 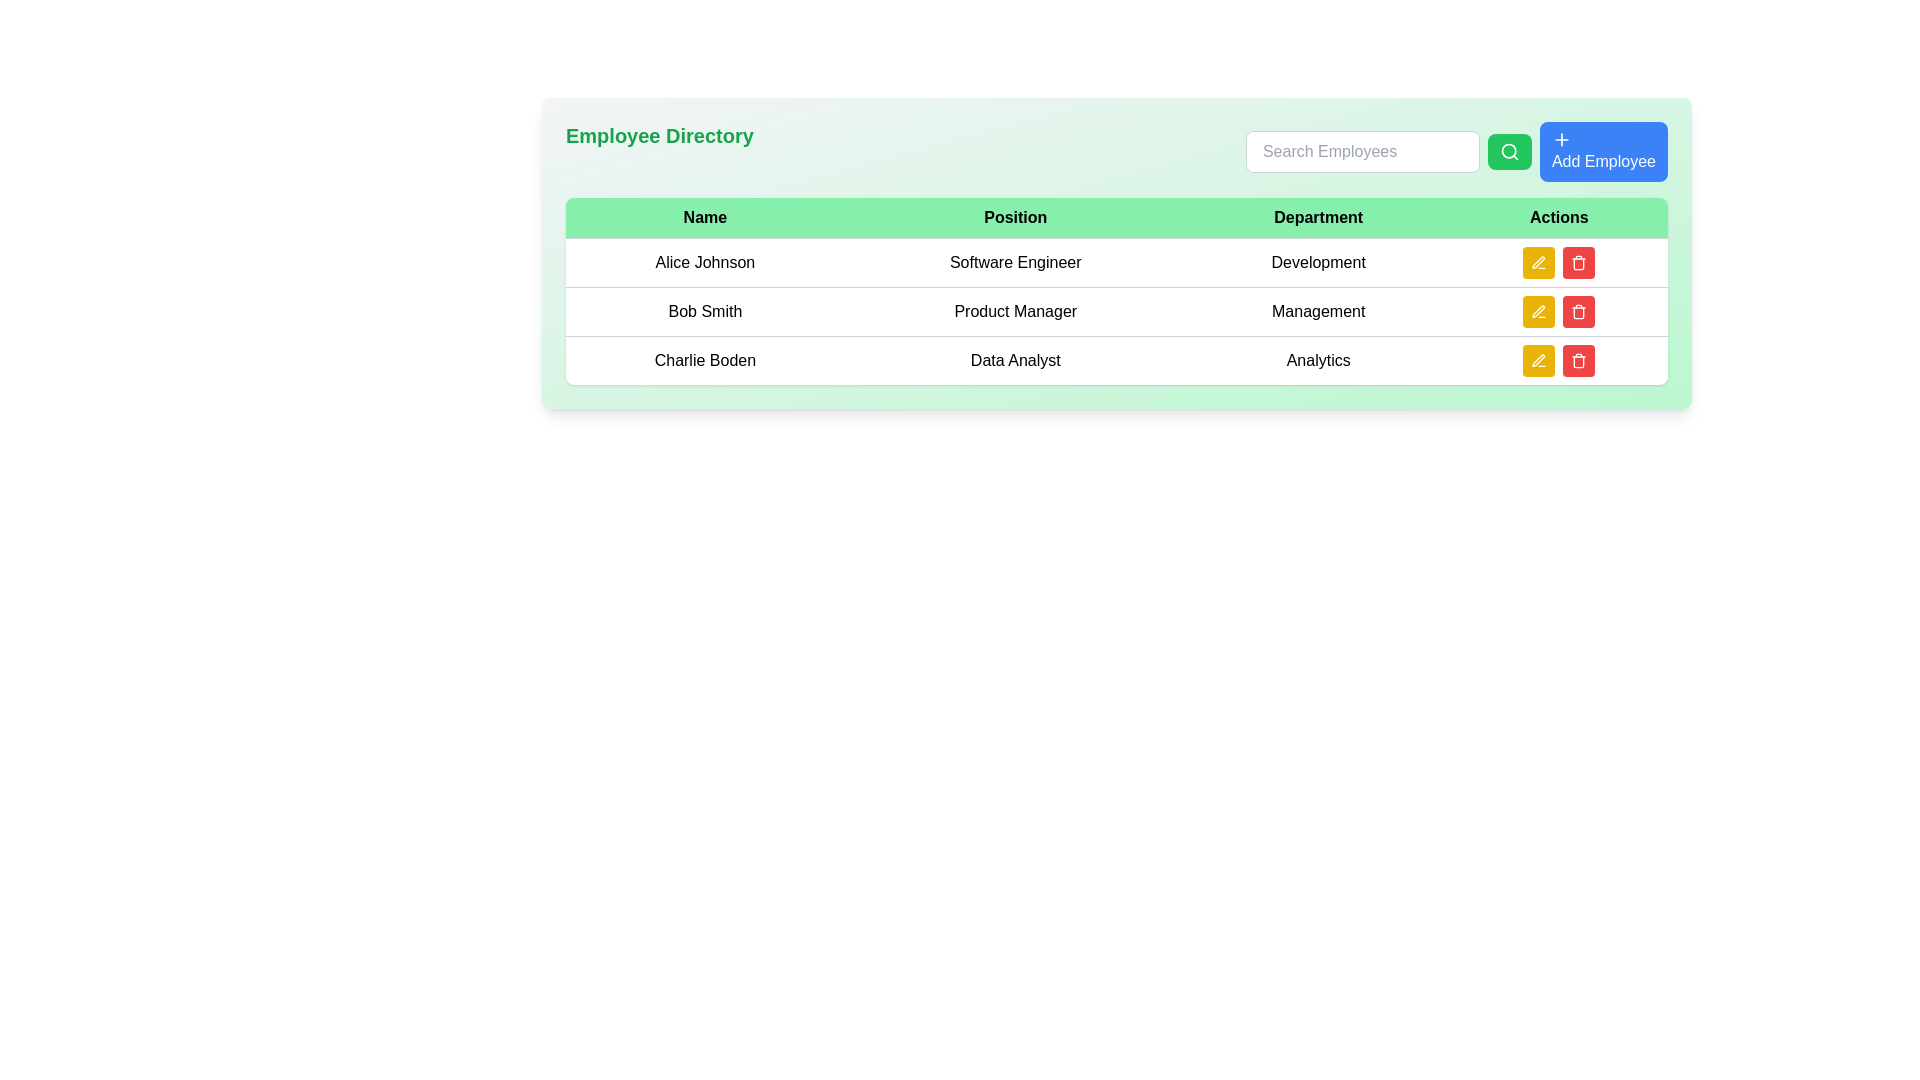 I want to click on the yellow circular icon button in the 'Actions' column of the second row, so click(x=1538, y=312).